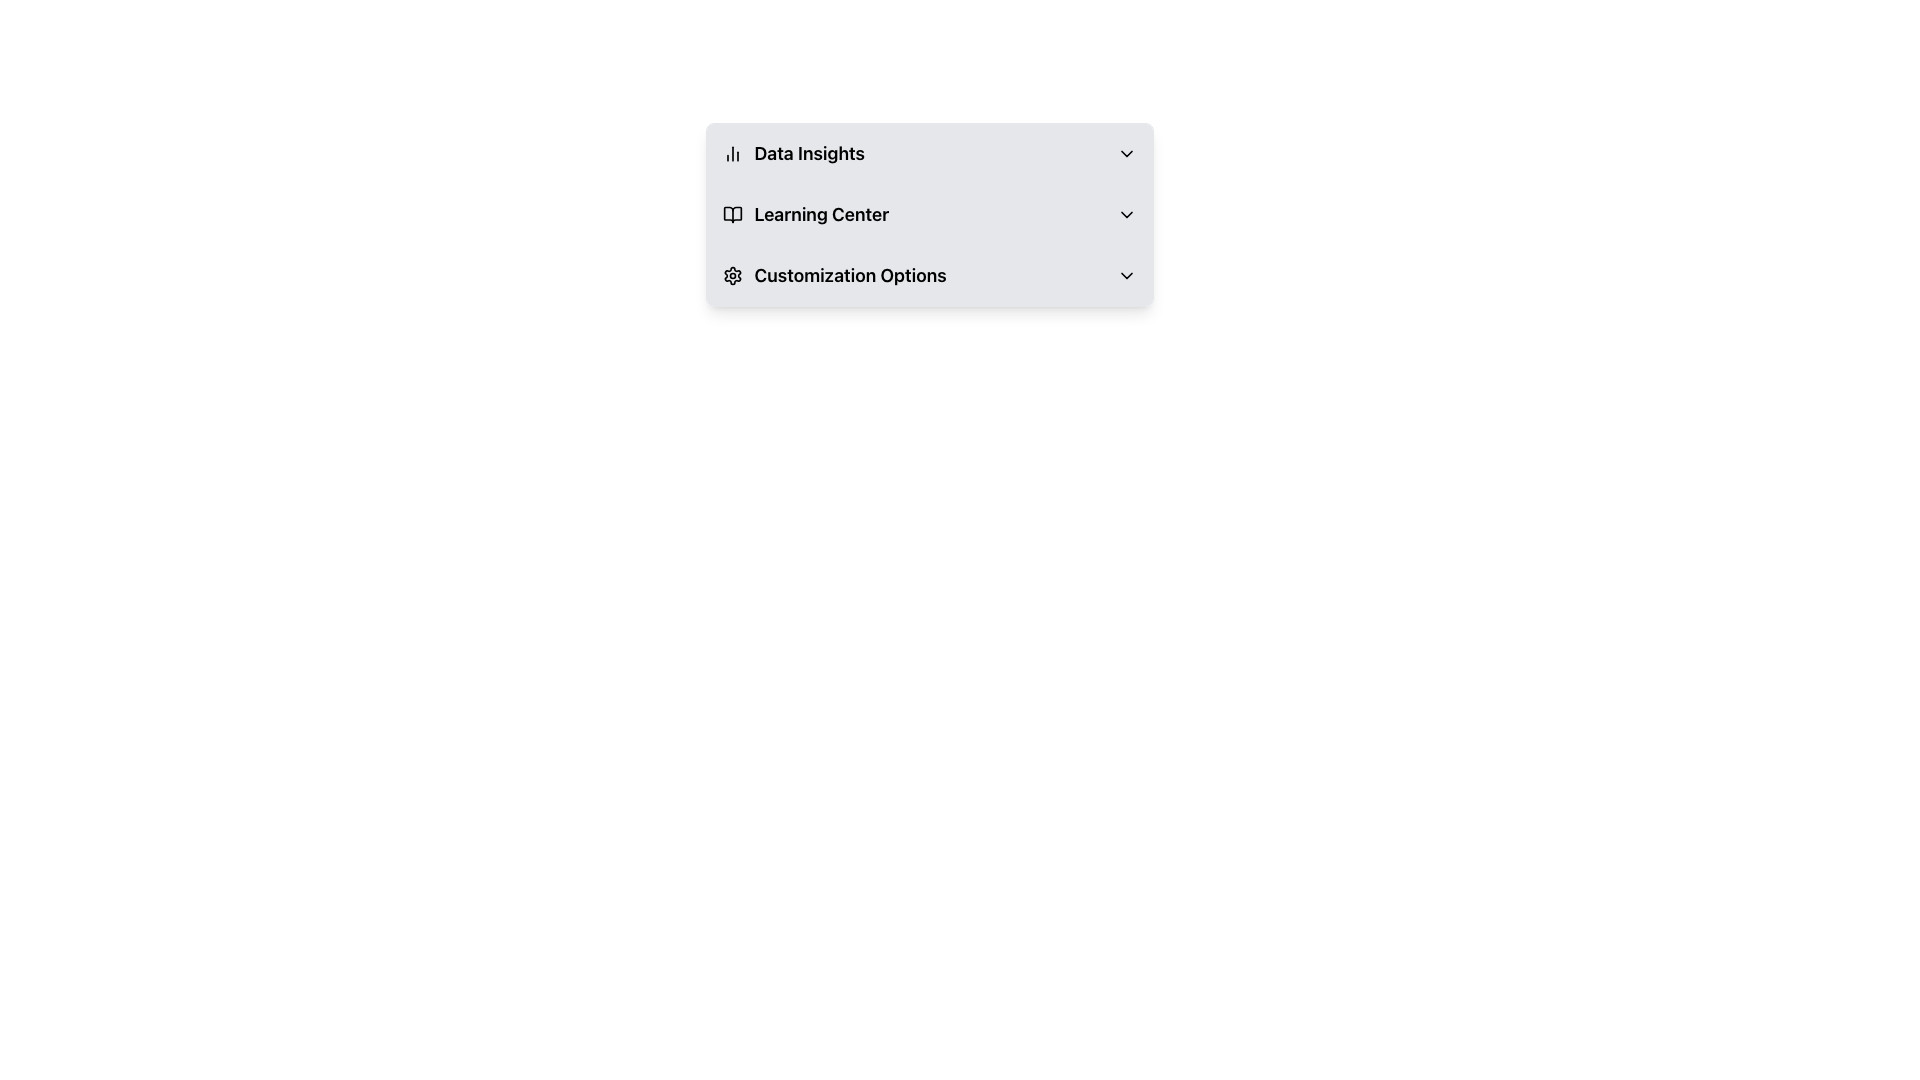  What do you see at coordinates (731, 276) in the screenshot?
I see `the settings icon located at the far left of the third item in the list, preceding the text 'Customization Options'` at bounding box center [731, 276].